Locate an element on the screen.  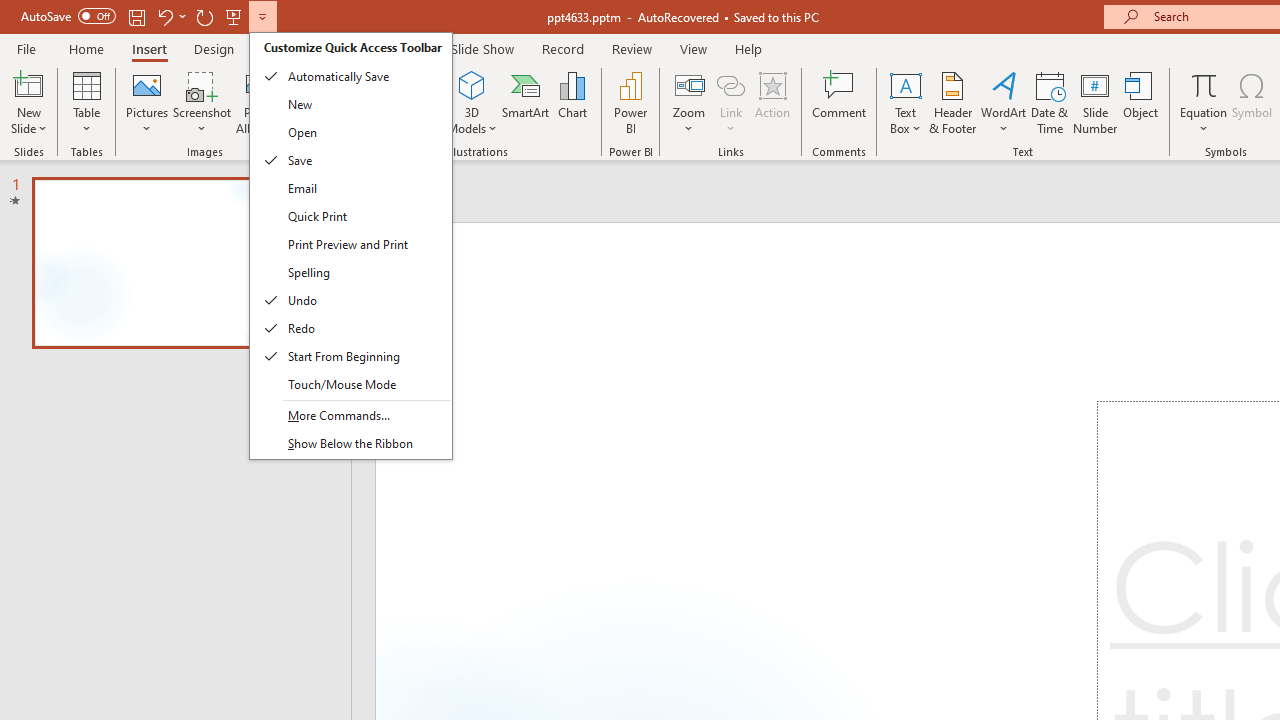
'Table' is located at coordinates (86, 103).